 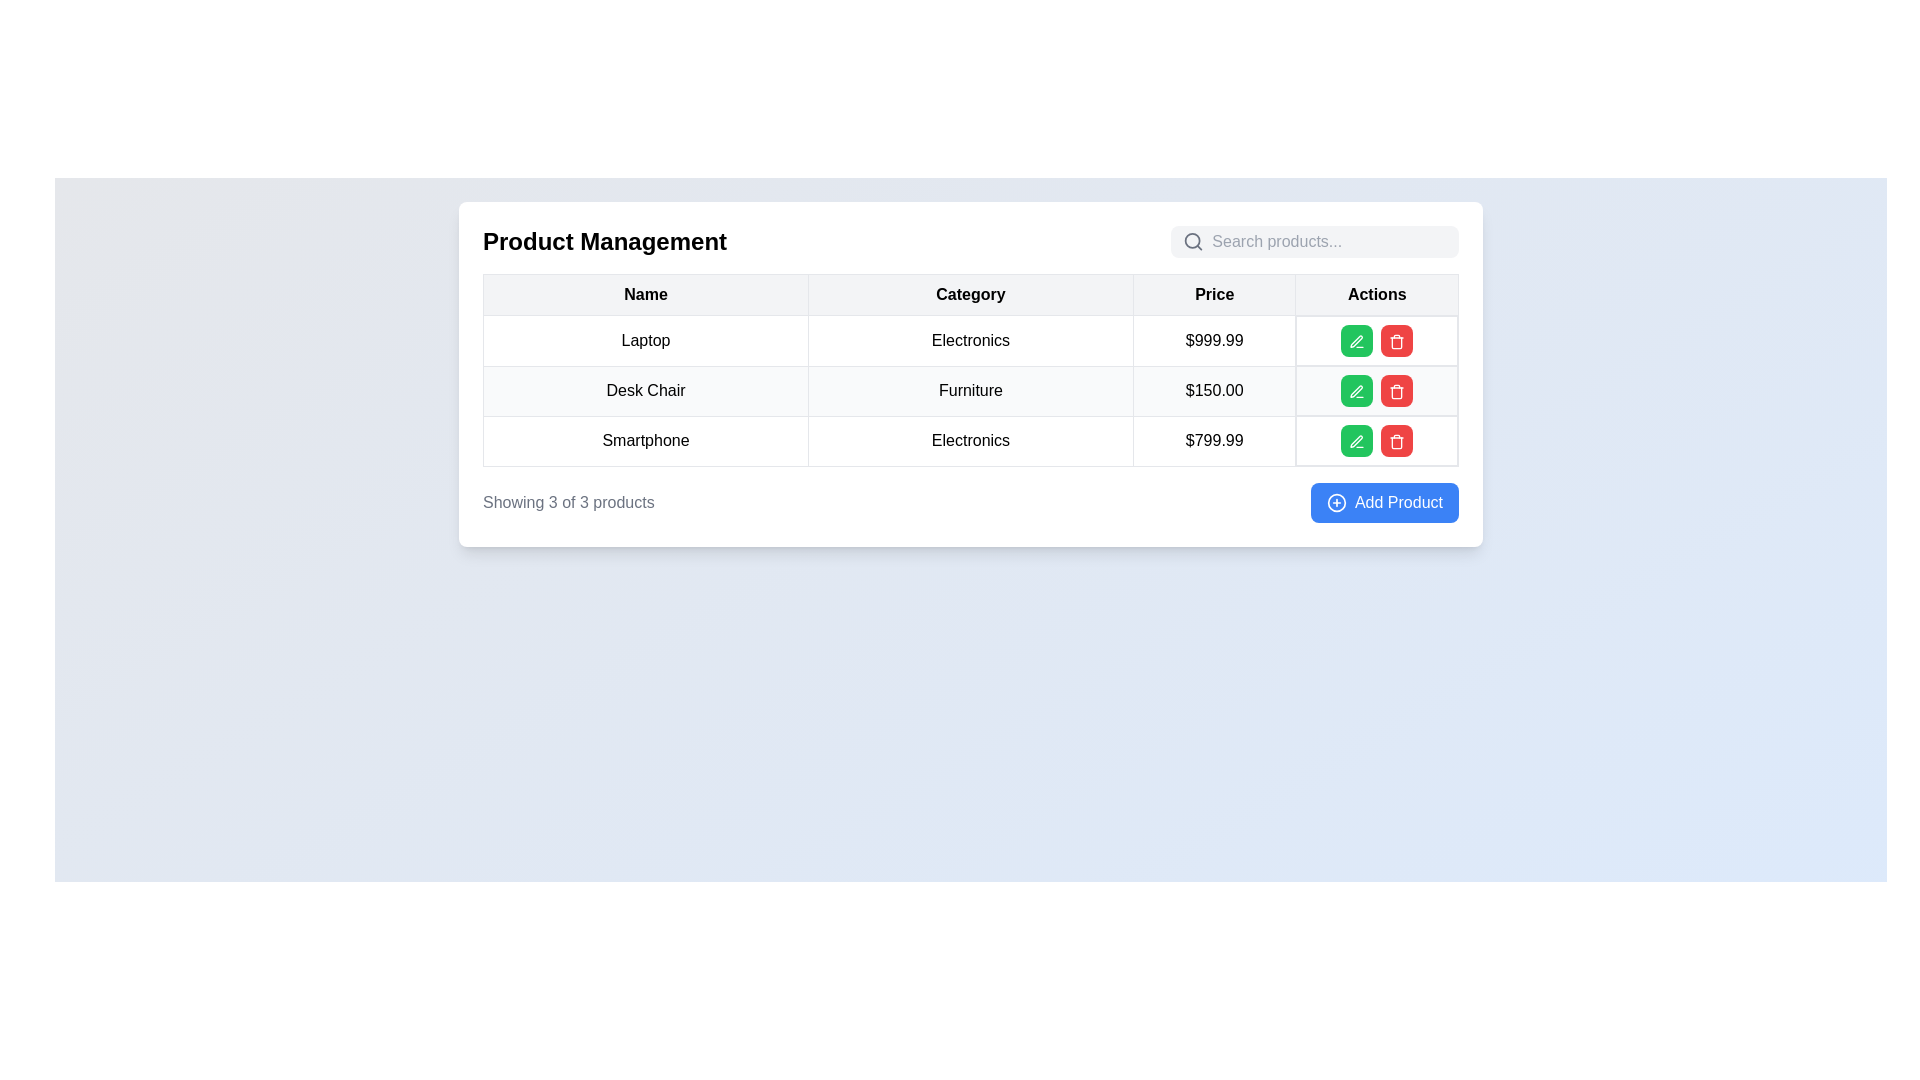 What do you see at coordinates (1192, 240) in the screenshot?
I see `the circular shape within the search icon located in the top-right search bar of the Product Management panel` at bounding box center [1192, 240].